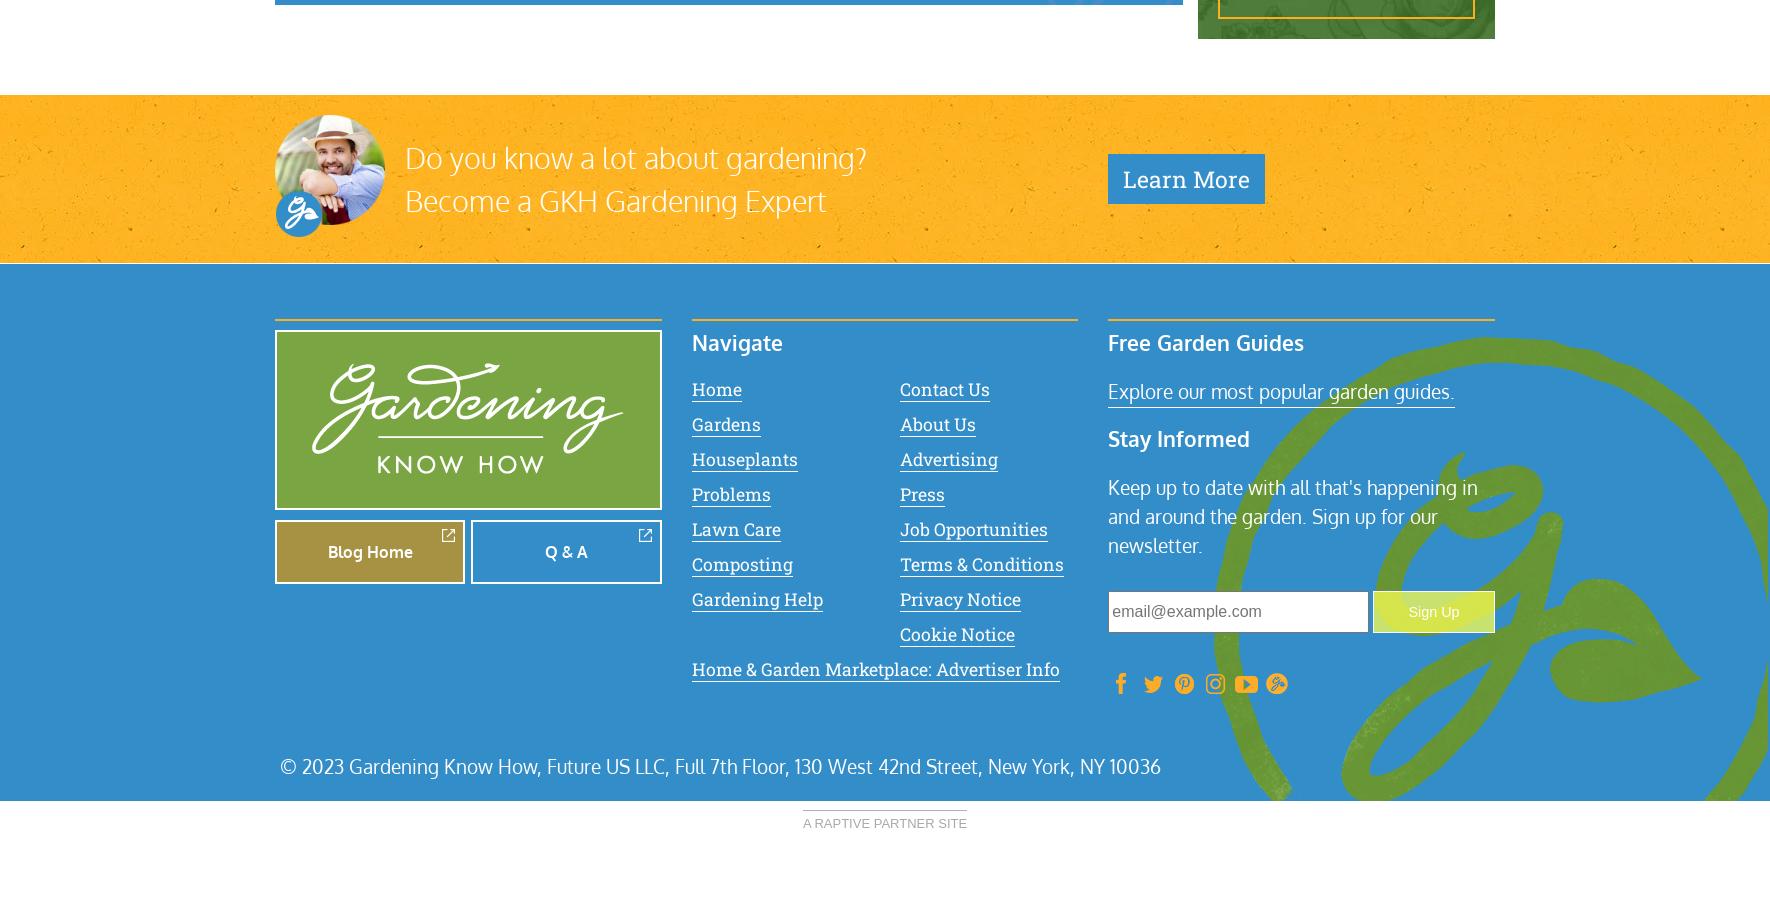  What do you see at coordinates (690, 667) in the screenshot?
I see `'Home & Garden Marketplace: Advertiser Info'` at bounding box center [690, 667].